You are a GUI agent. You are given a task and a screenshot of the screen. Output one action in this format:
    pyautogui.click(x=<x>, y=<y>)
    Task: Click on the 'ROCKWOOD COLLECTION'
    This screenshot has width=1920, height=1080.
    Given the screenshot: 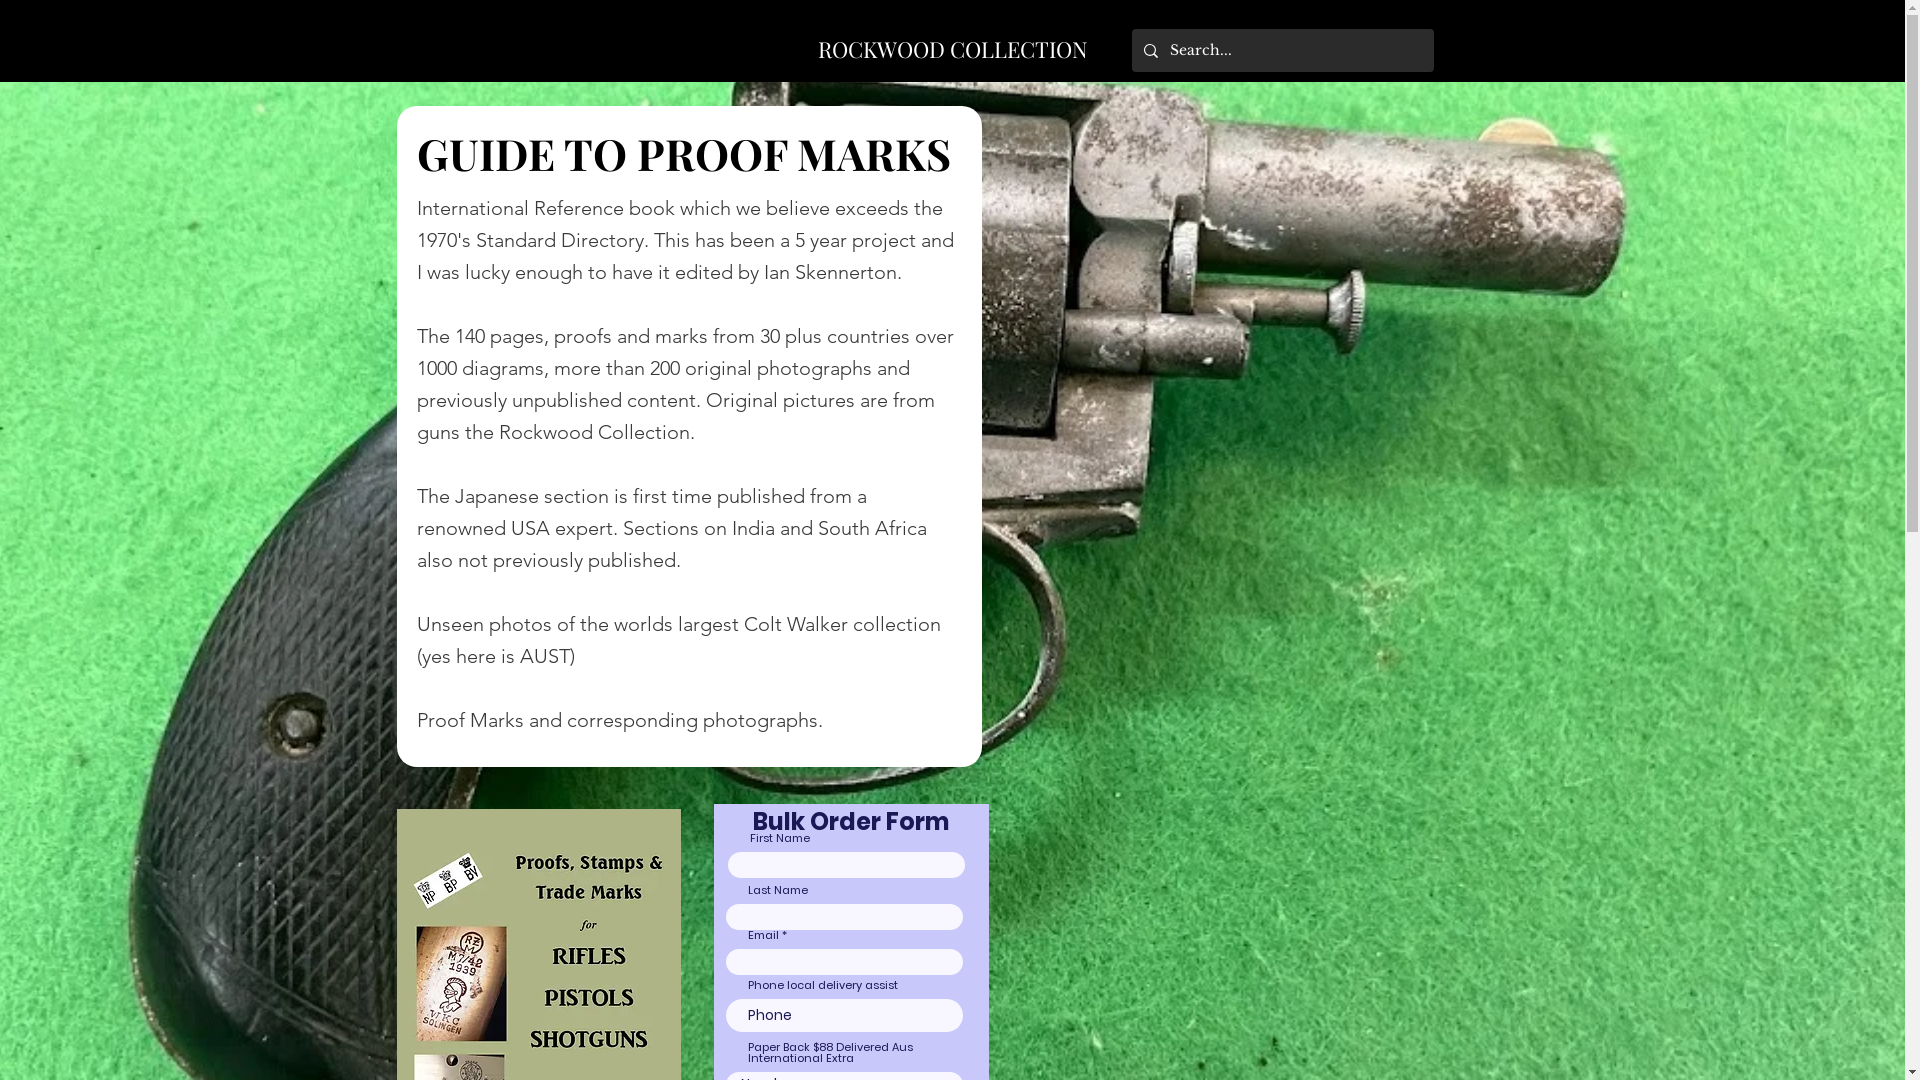 What is the action you would take?
    pyautogui.click(x=952, y=48)
    